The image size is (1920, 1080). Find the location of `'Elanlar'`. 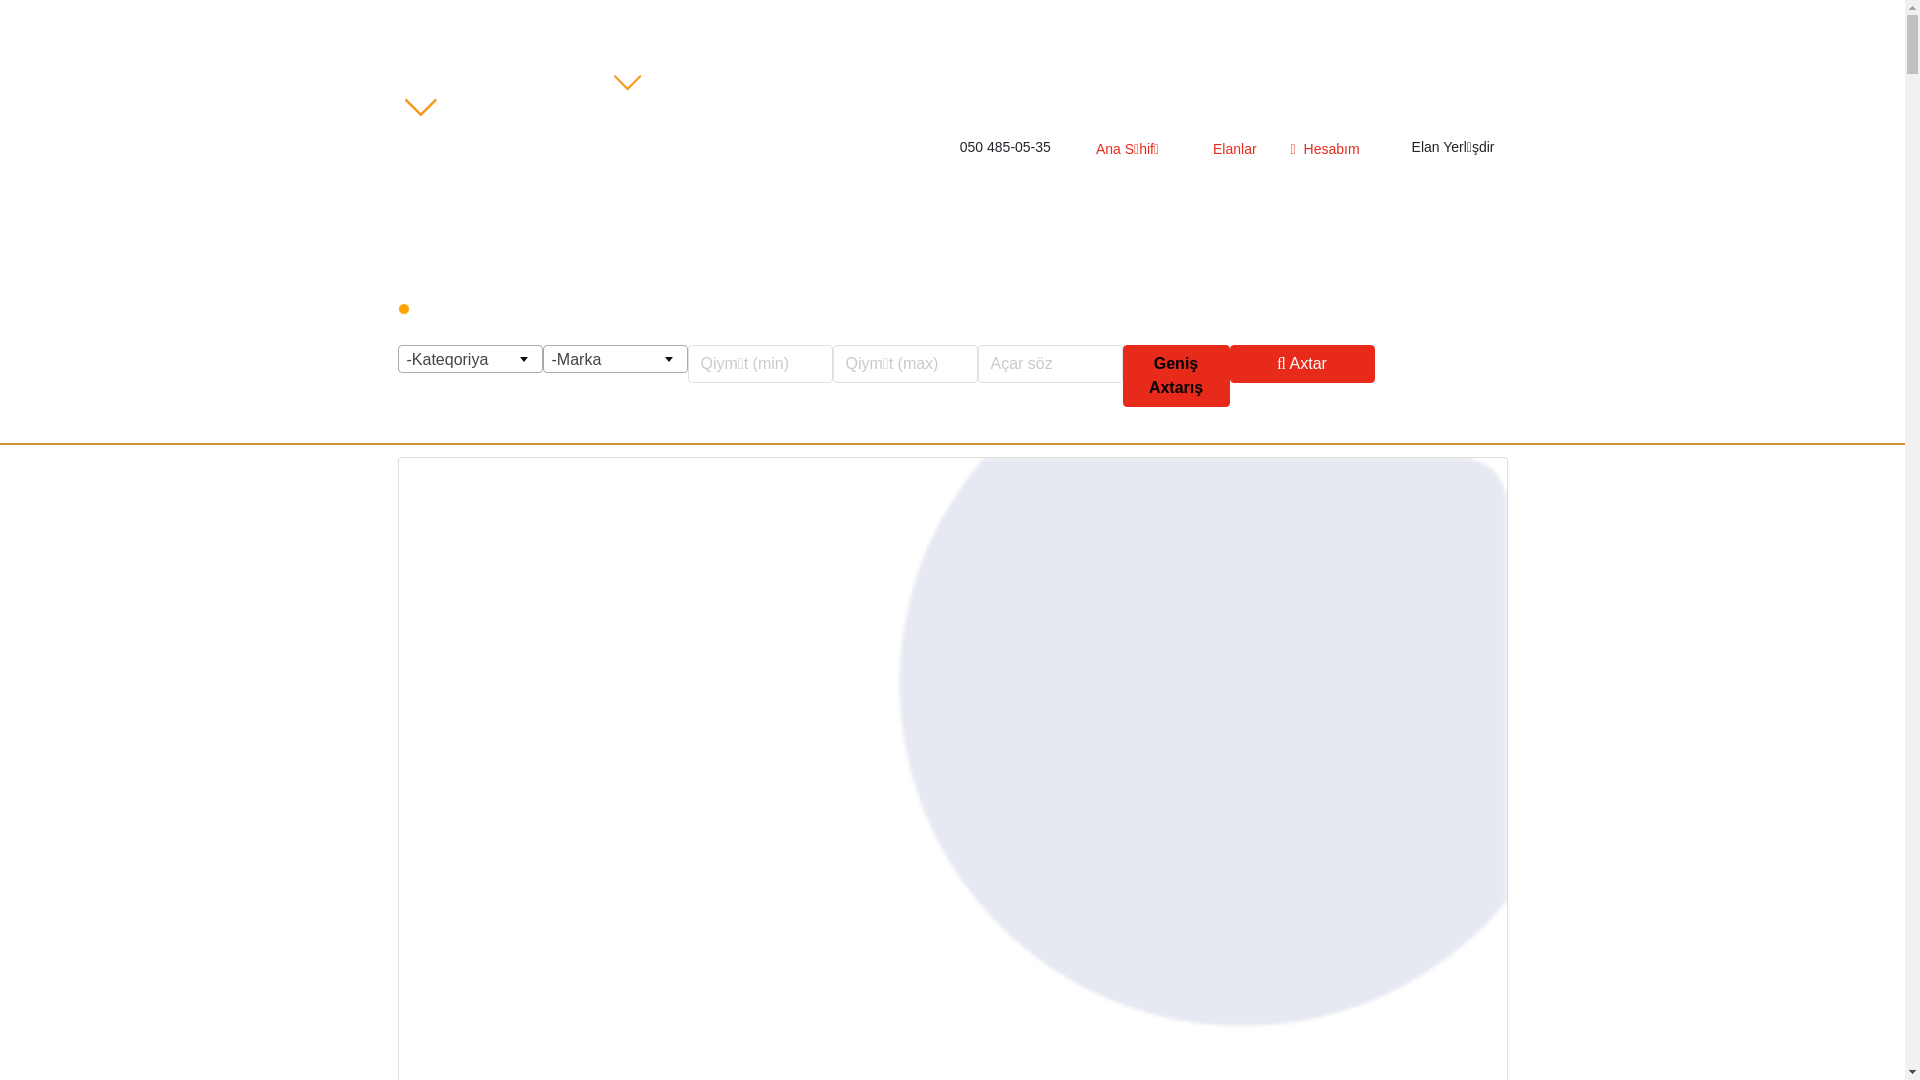

'Elanlar' is located at coordinates (1223, 148).